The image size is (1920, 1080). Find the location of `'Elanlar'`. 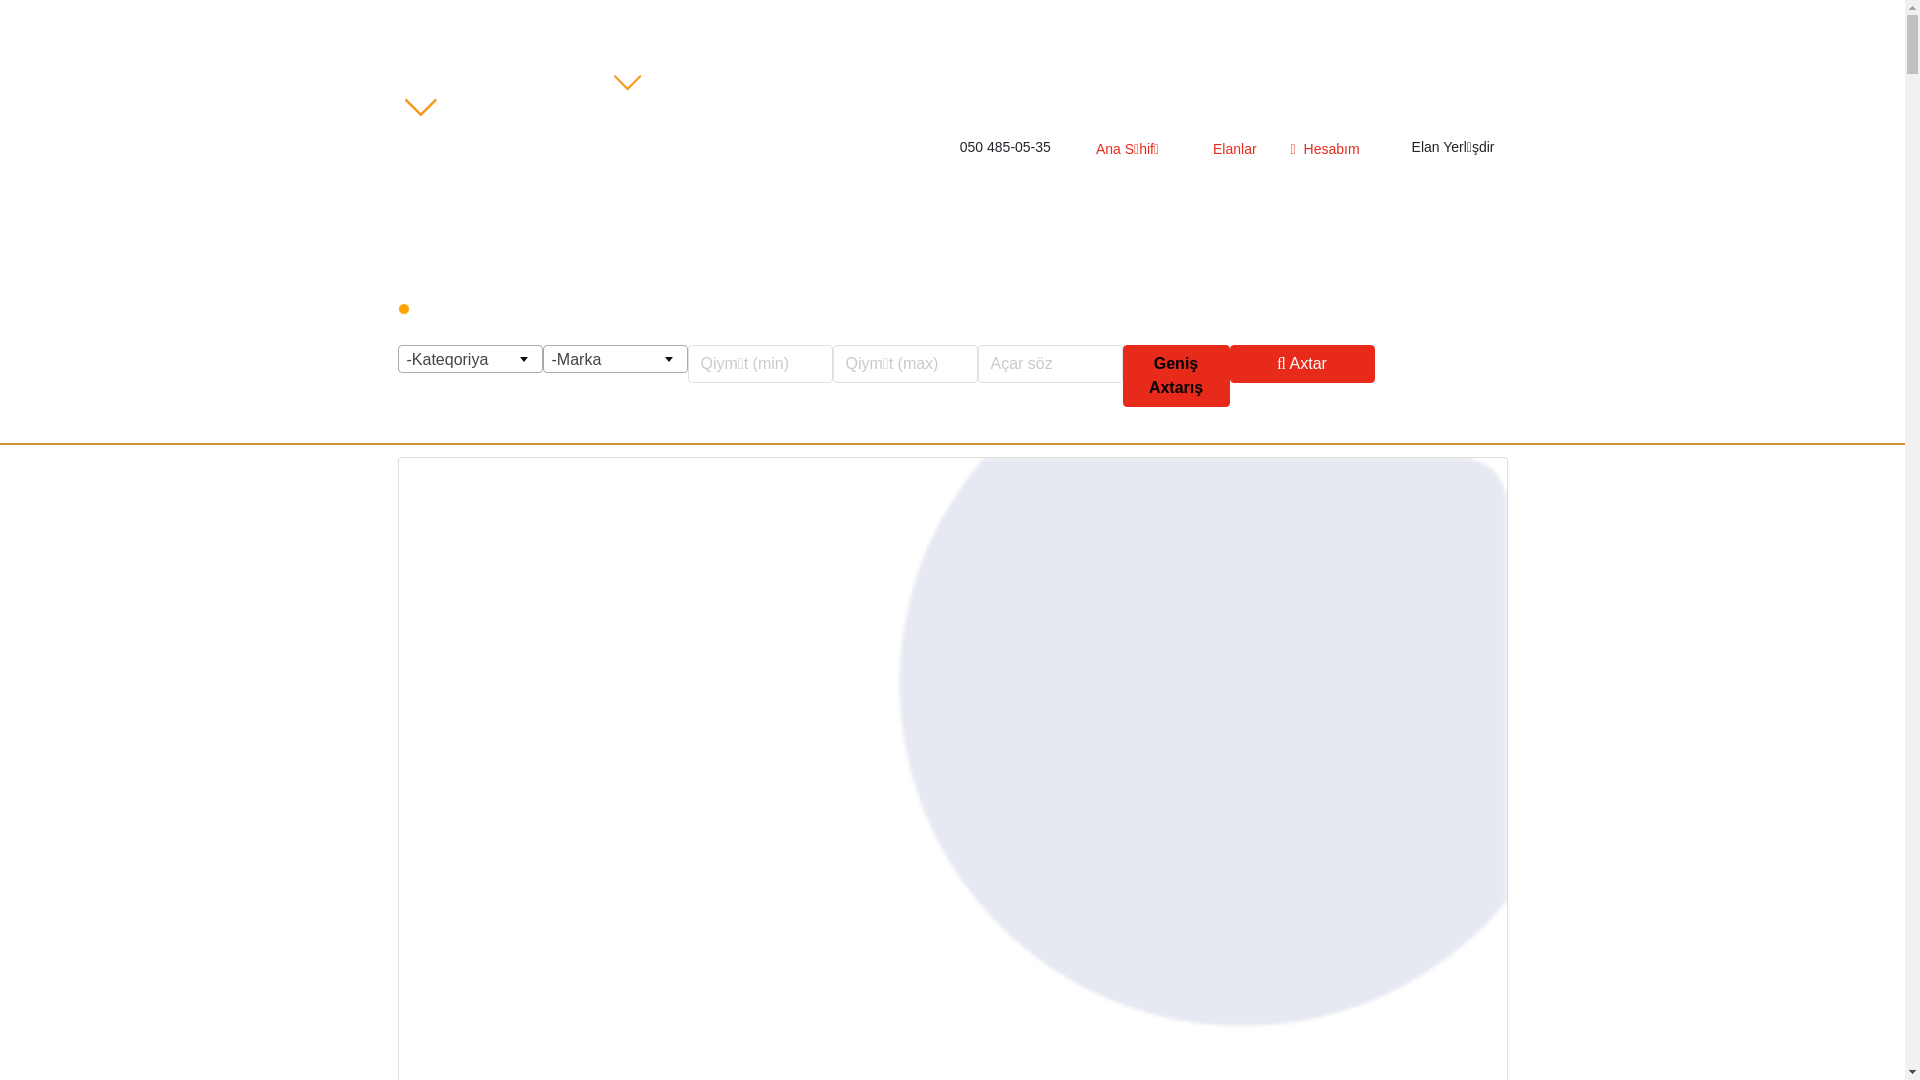

'Elanlar' is located at coordinates (1223, 148).